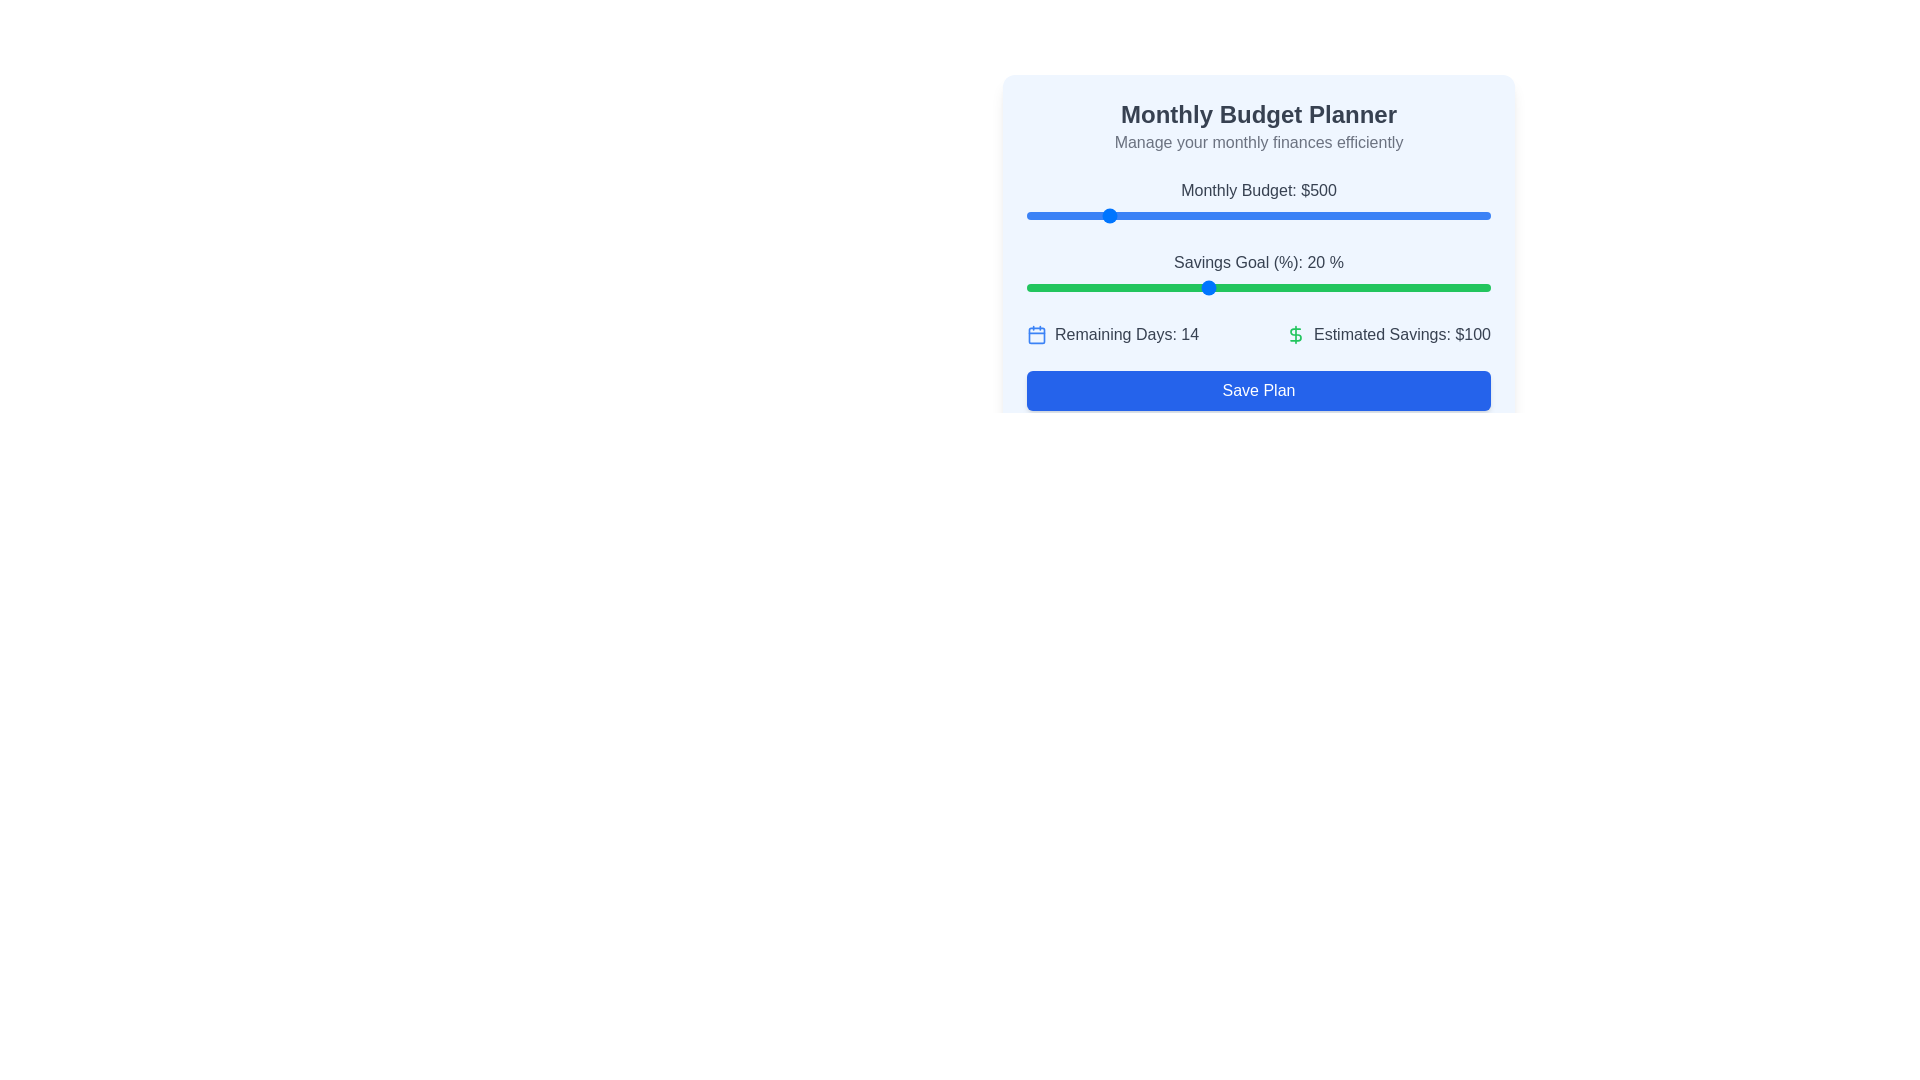 The height and width of the screenshot is (1080, 1920). I want to click on the Savings Goal (%), so click(1339, 288).